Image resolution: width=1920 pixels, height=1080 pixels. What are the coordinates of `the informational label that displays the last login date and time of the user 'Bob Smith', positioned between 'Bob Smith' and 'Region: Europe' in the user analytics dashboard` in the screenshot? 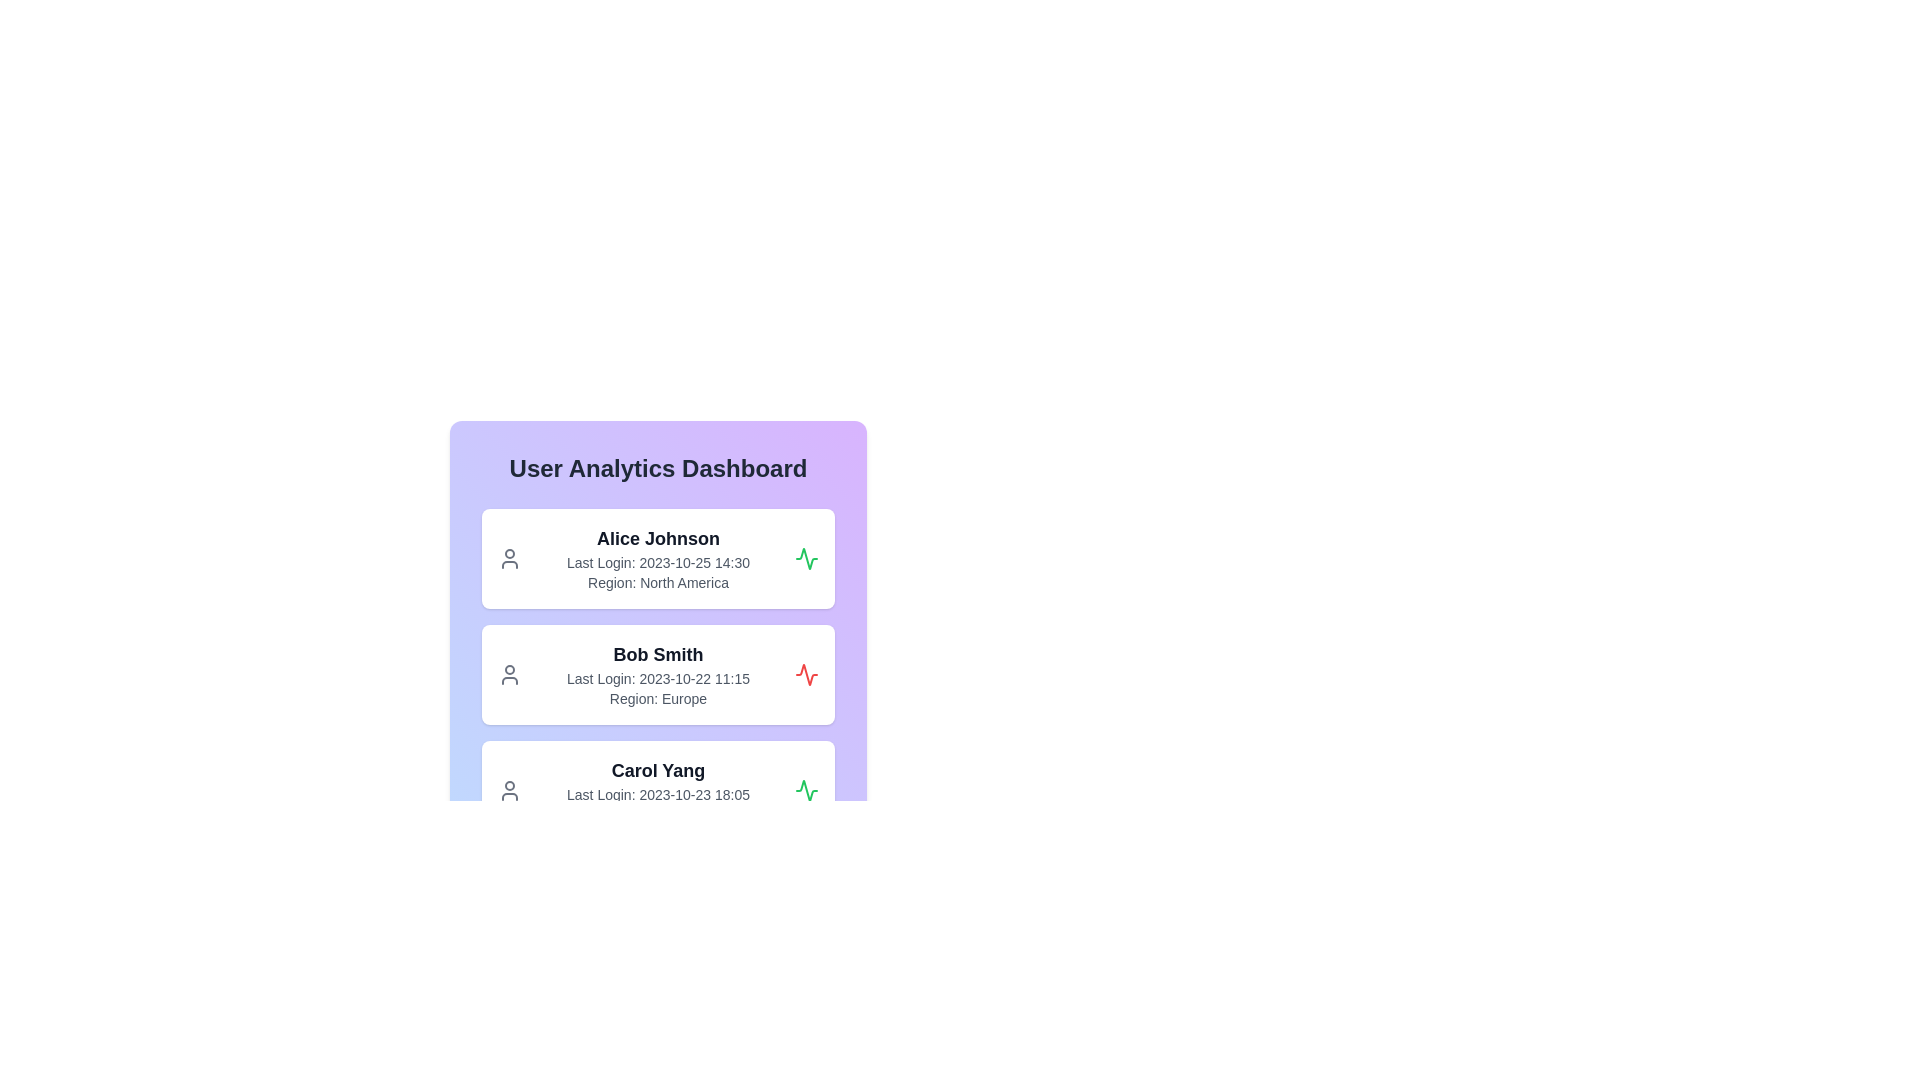 It's located at (658, 677).